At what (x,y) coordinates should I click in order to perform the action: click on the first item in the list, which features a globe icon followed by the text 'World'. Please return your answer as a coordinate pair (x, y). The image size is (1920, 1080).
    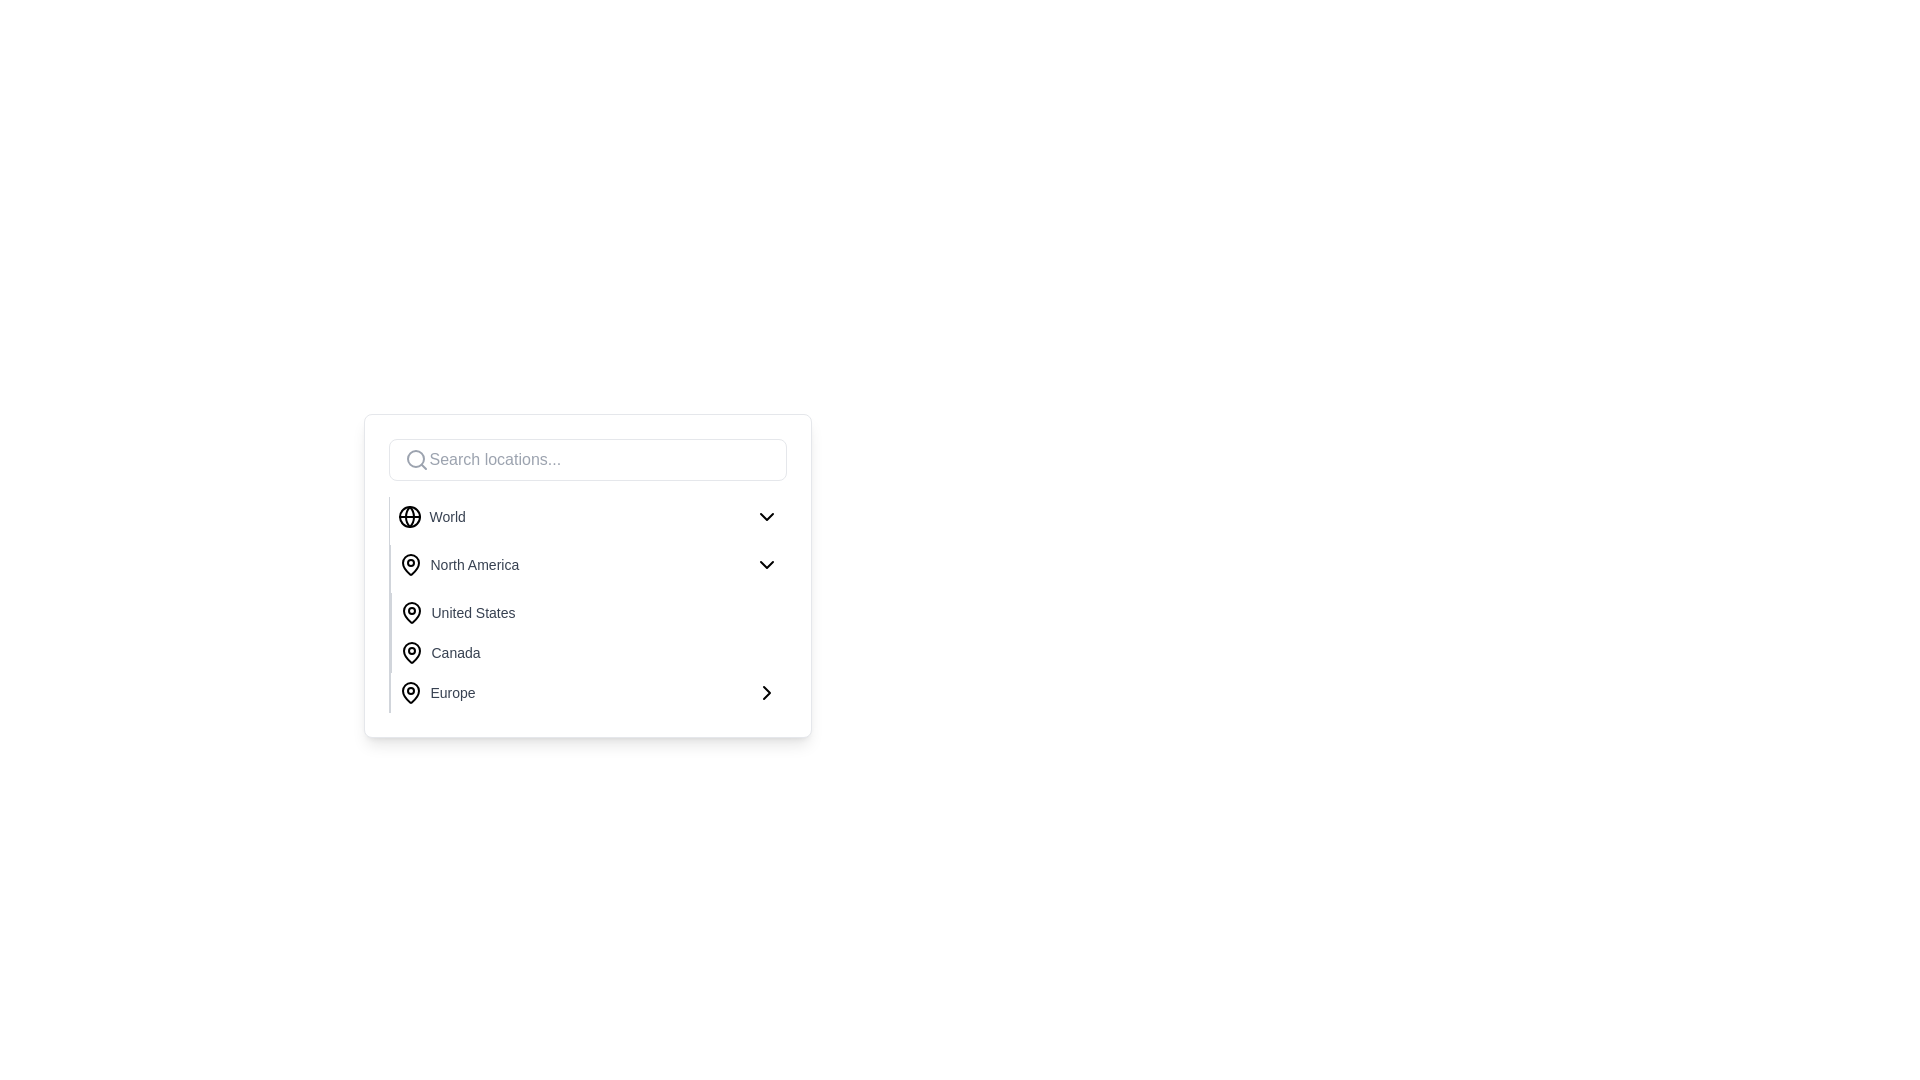
    Looking at the image, I should click on (430, 515).